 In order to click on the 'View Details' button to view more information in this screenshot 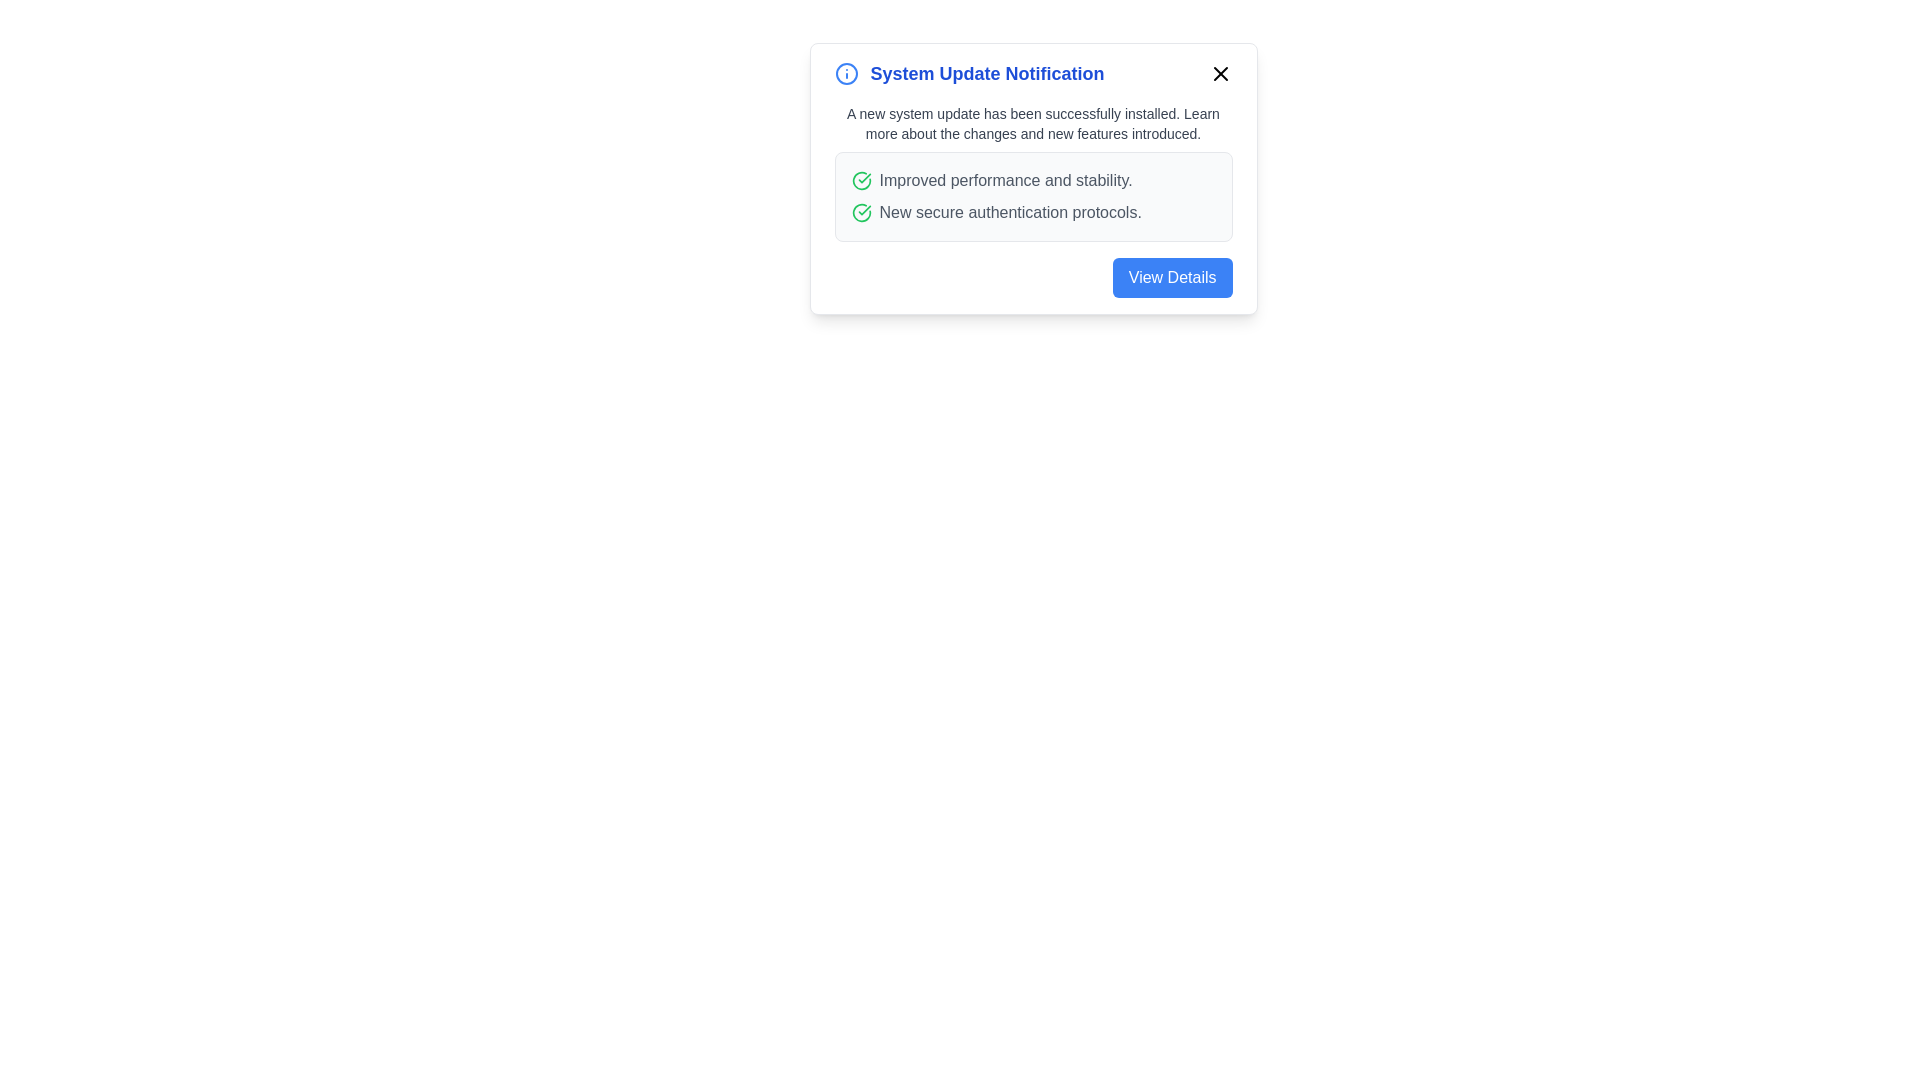, I will do `click(1172, 277)`.